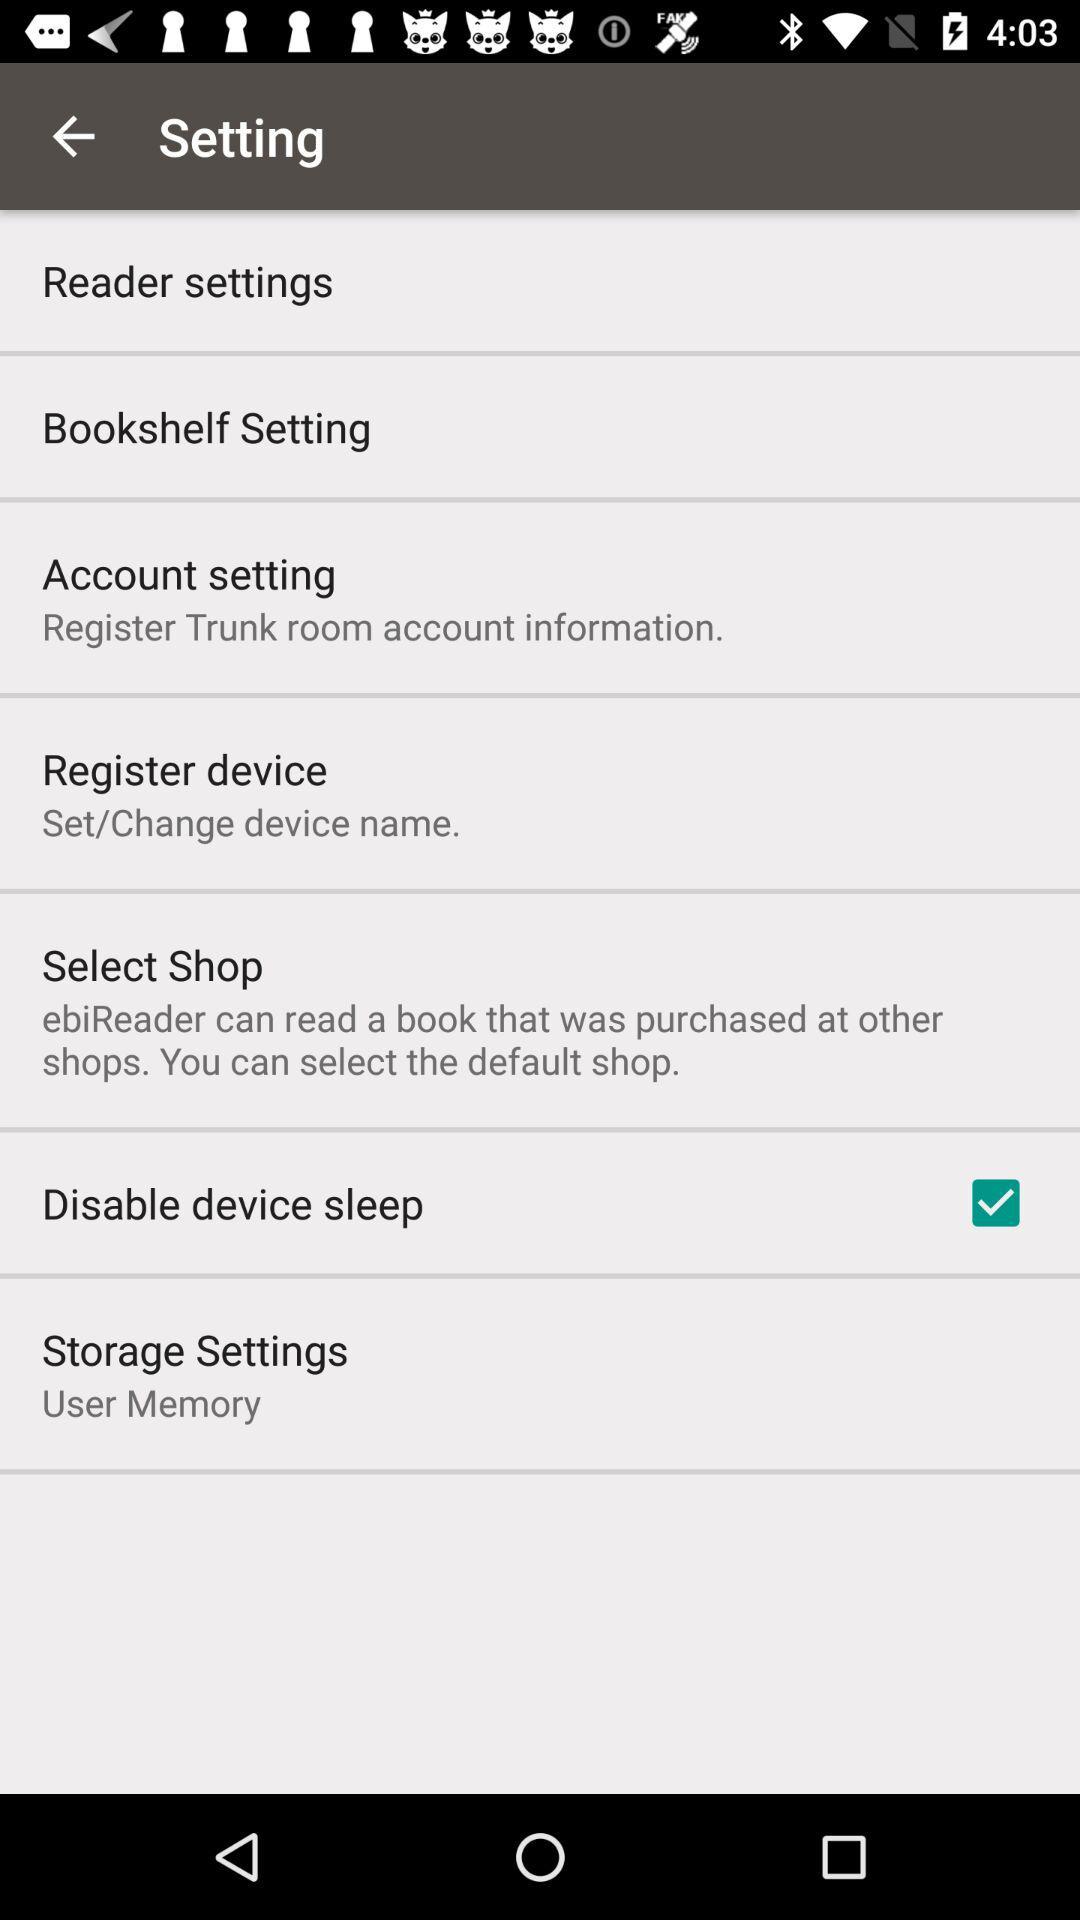 This screenshot has width=1080, height=1920. I want to click on the app above the reader settings, so click(72, 135).